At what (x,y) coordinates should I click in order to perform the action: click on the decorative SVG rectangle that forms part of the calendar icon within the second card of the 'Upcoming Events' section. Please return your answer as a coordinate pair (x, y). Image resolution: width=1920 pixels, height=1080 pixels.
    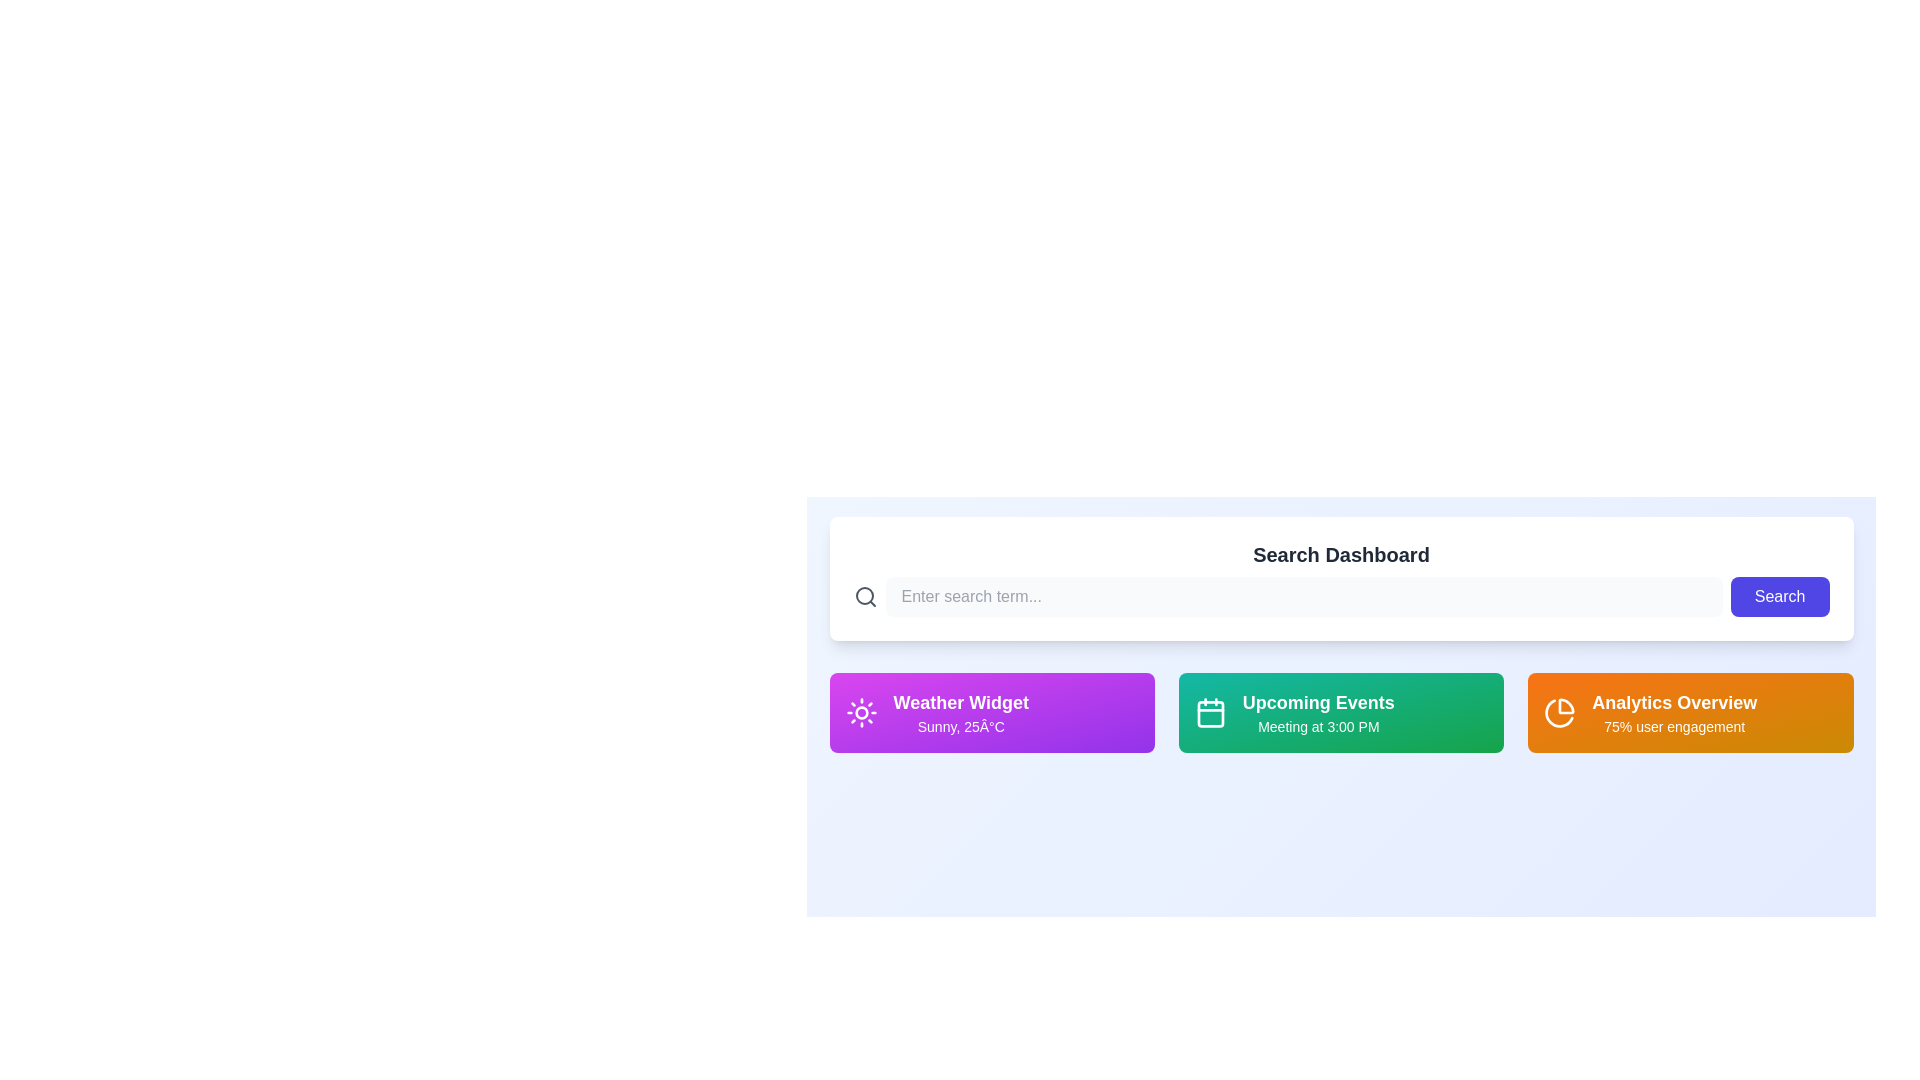
    Looking at the image, I should click on (1209, 713).